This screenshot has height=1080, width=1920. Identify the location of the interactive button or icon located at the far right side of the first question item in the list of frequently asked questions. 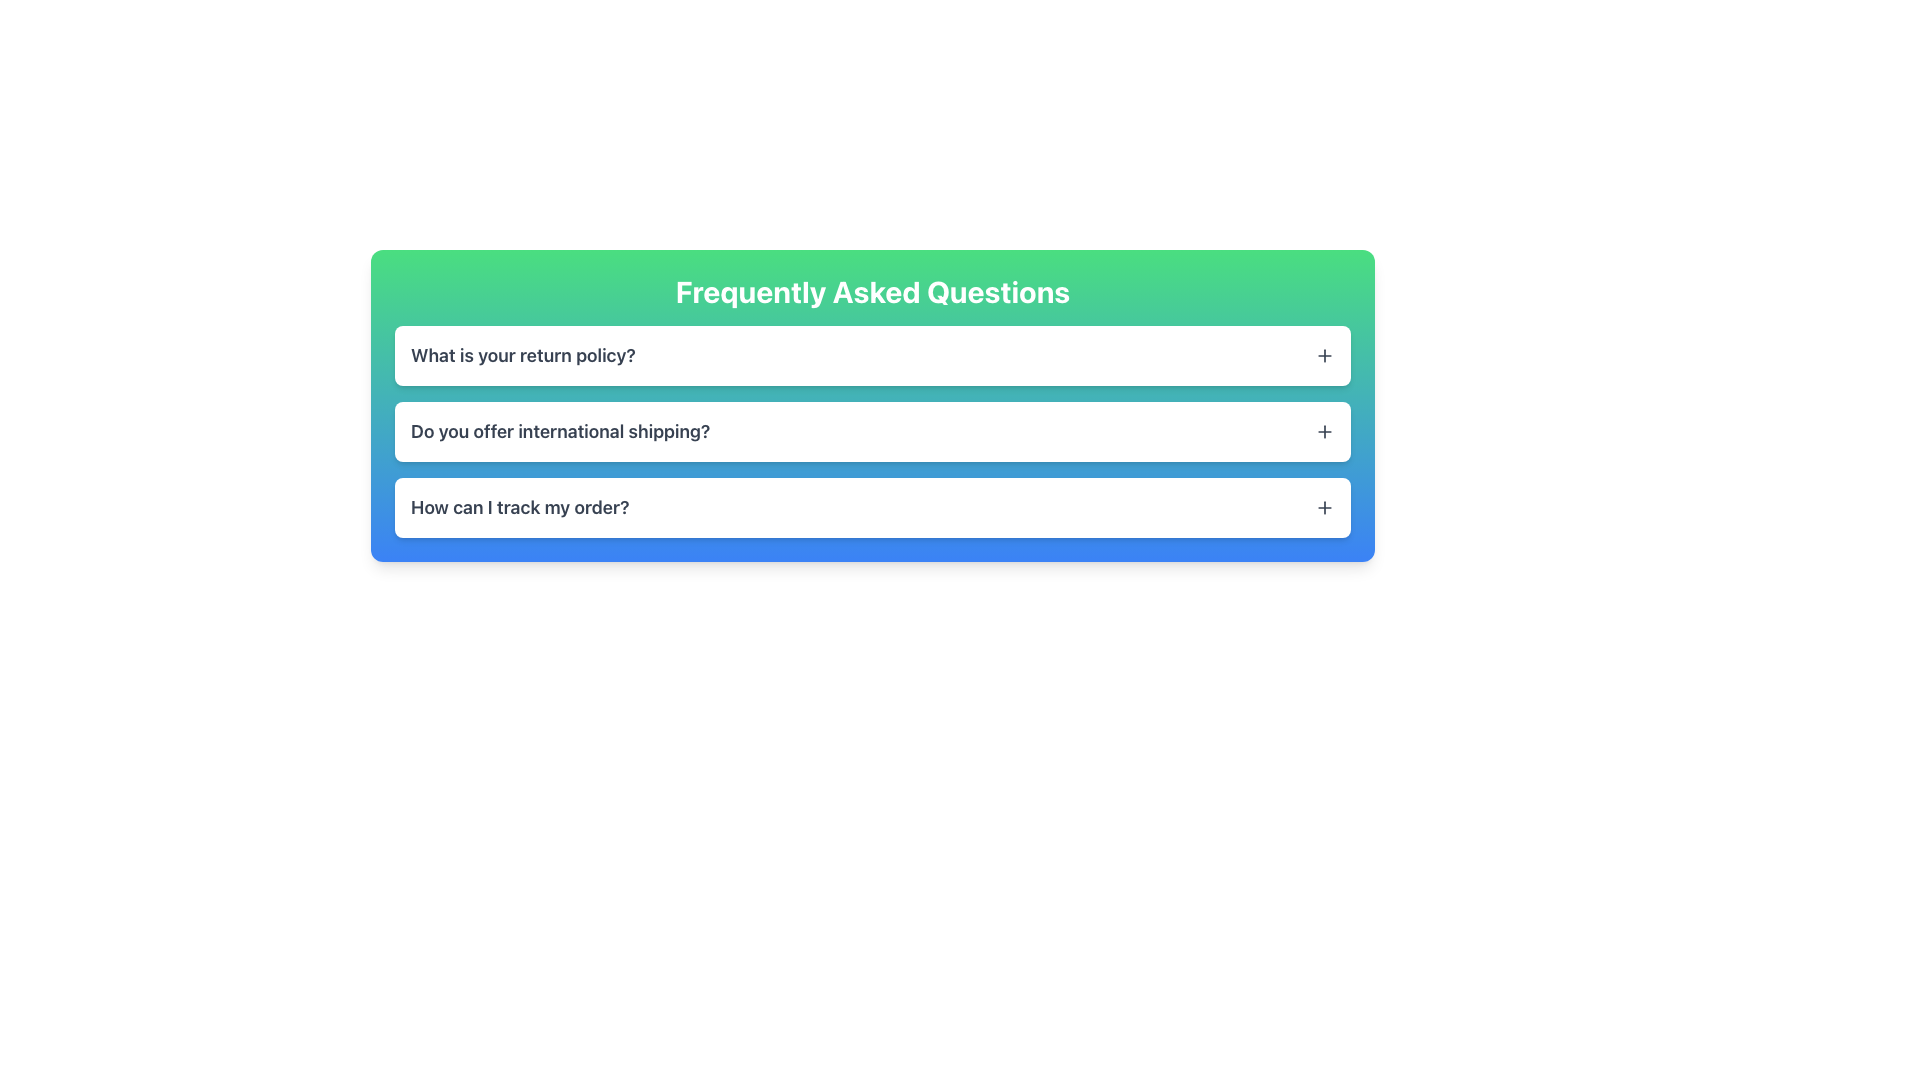
(1324, 354).